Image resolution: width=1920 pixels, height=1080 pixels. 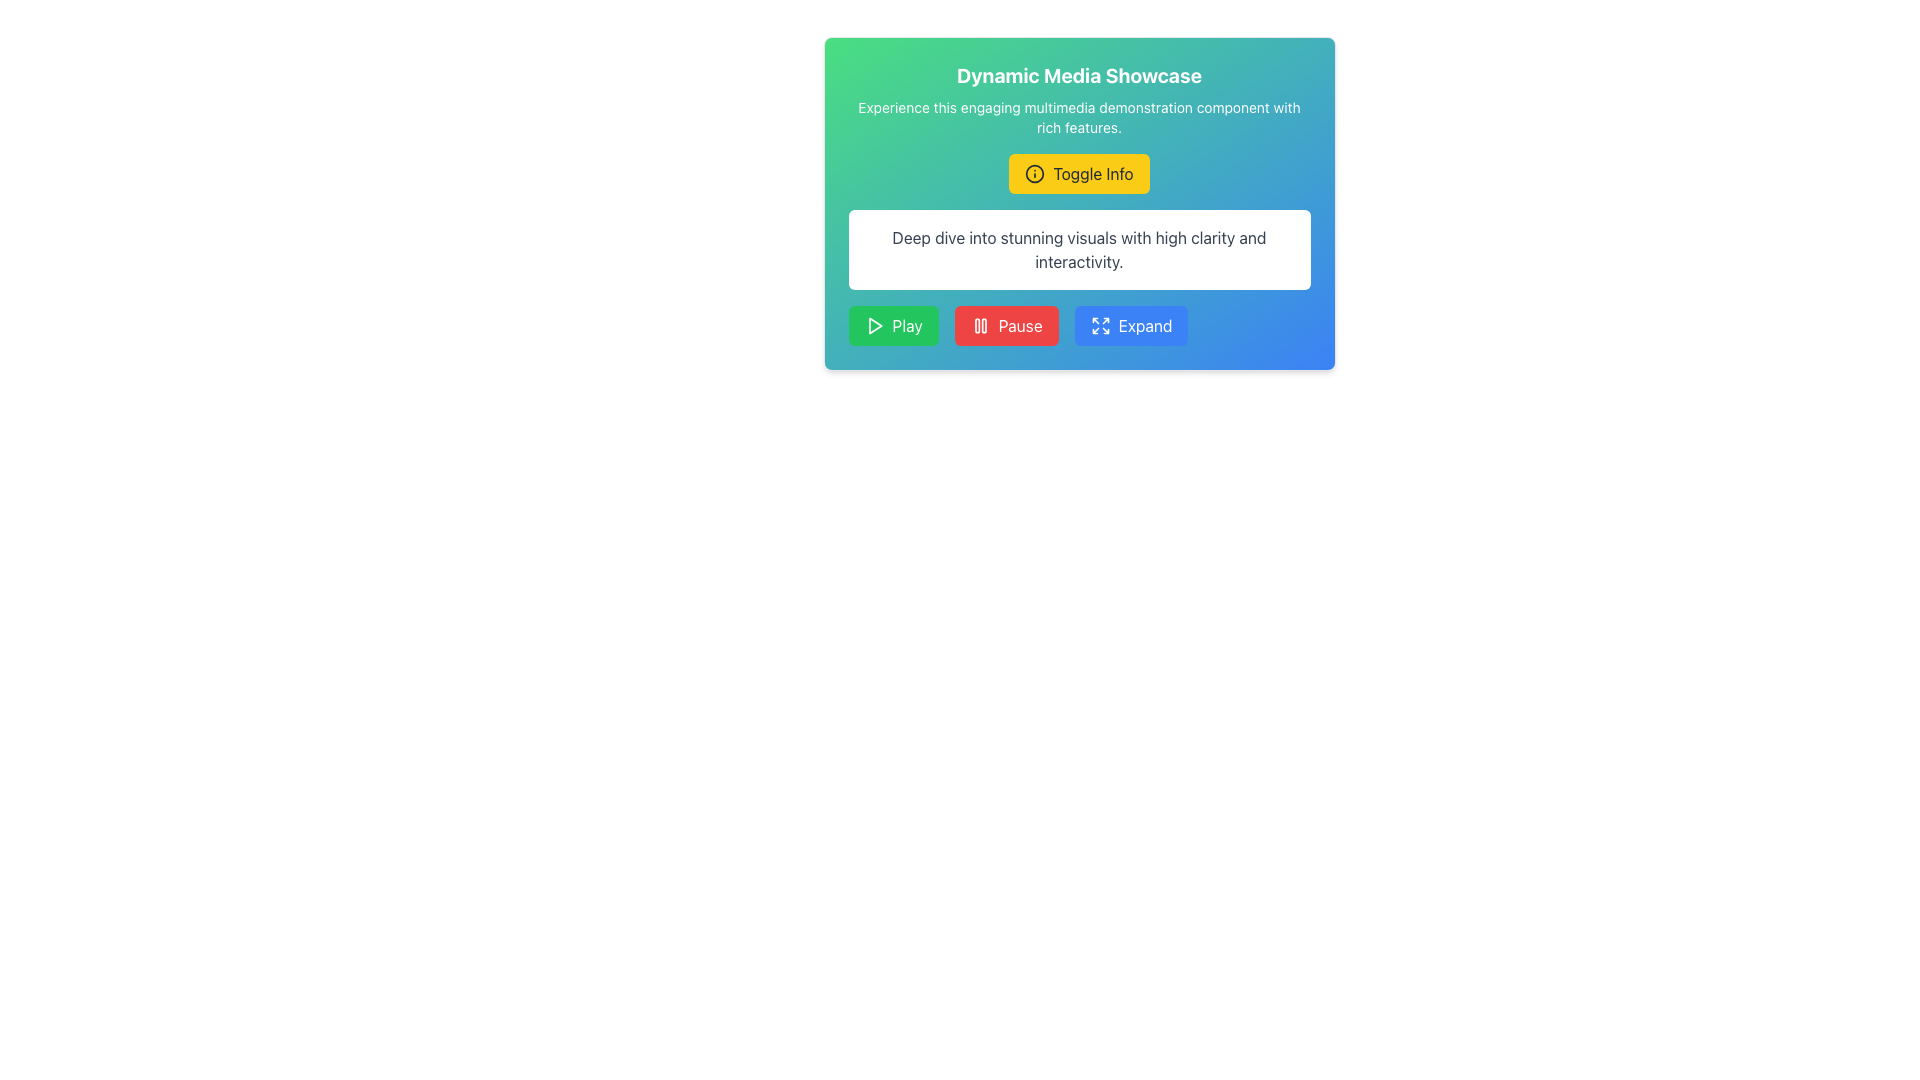 I want to click on the SVG icon representing the pause symbol within the 'Pause' button, which is the second button among the three main action buttons at the bottom of the card, so click(x=980, y=325).